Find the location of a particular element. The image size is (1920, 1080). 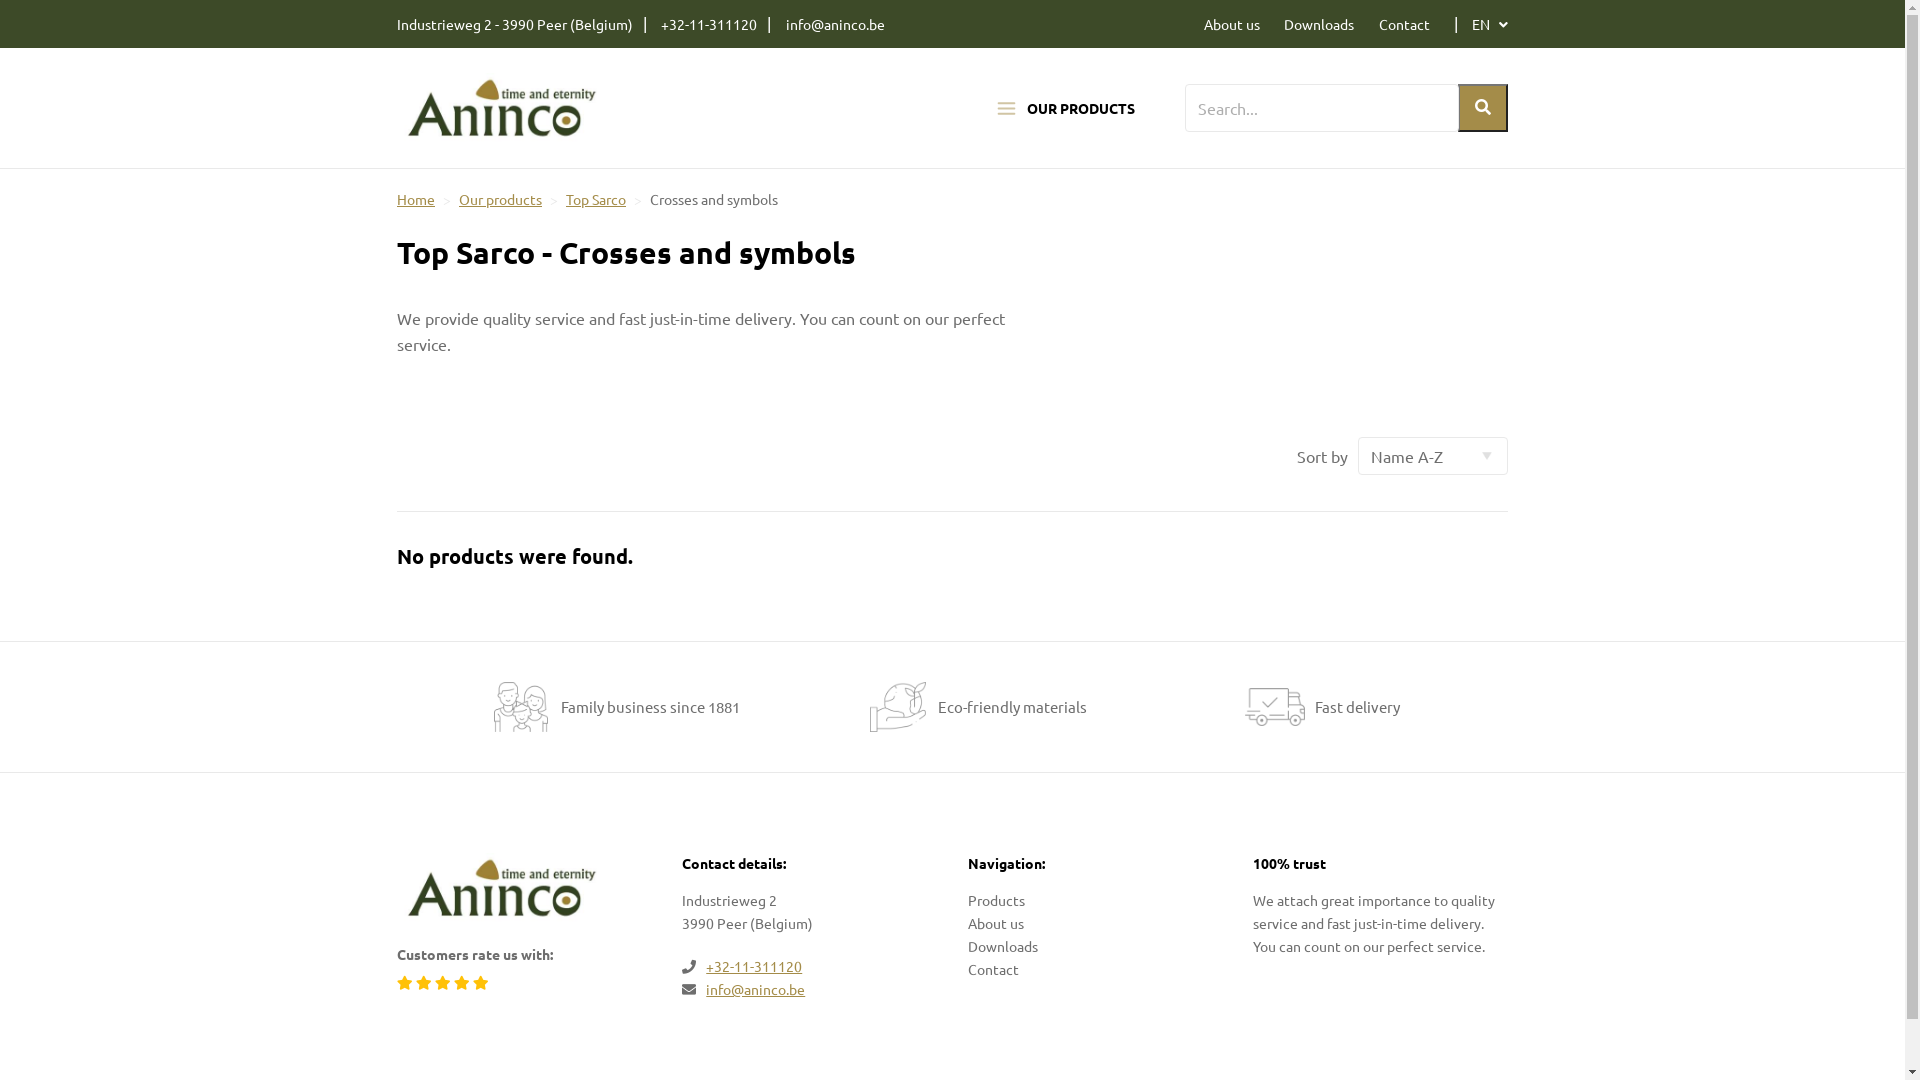

'Our products' is located at coordinates (500, 199).